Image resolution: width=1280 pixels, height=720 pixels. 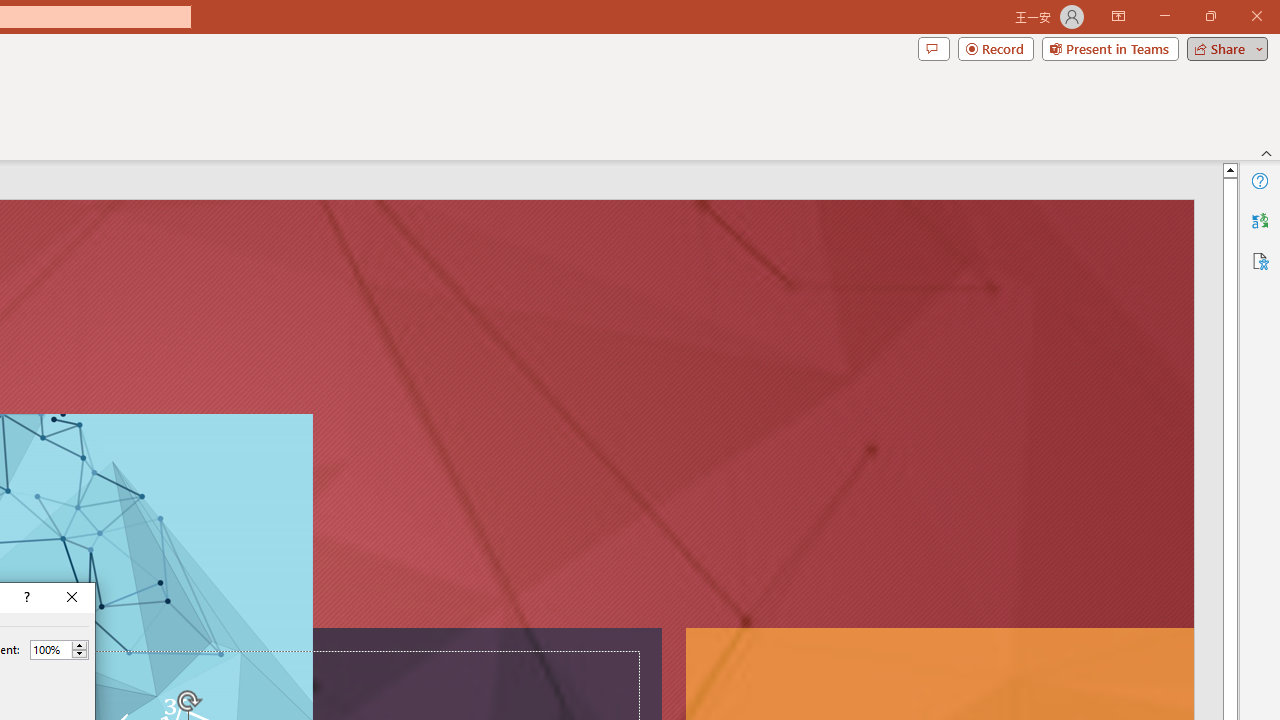 I want to click on 'Percent', so click(x=59, y=650).